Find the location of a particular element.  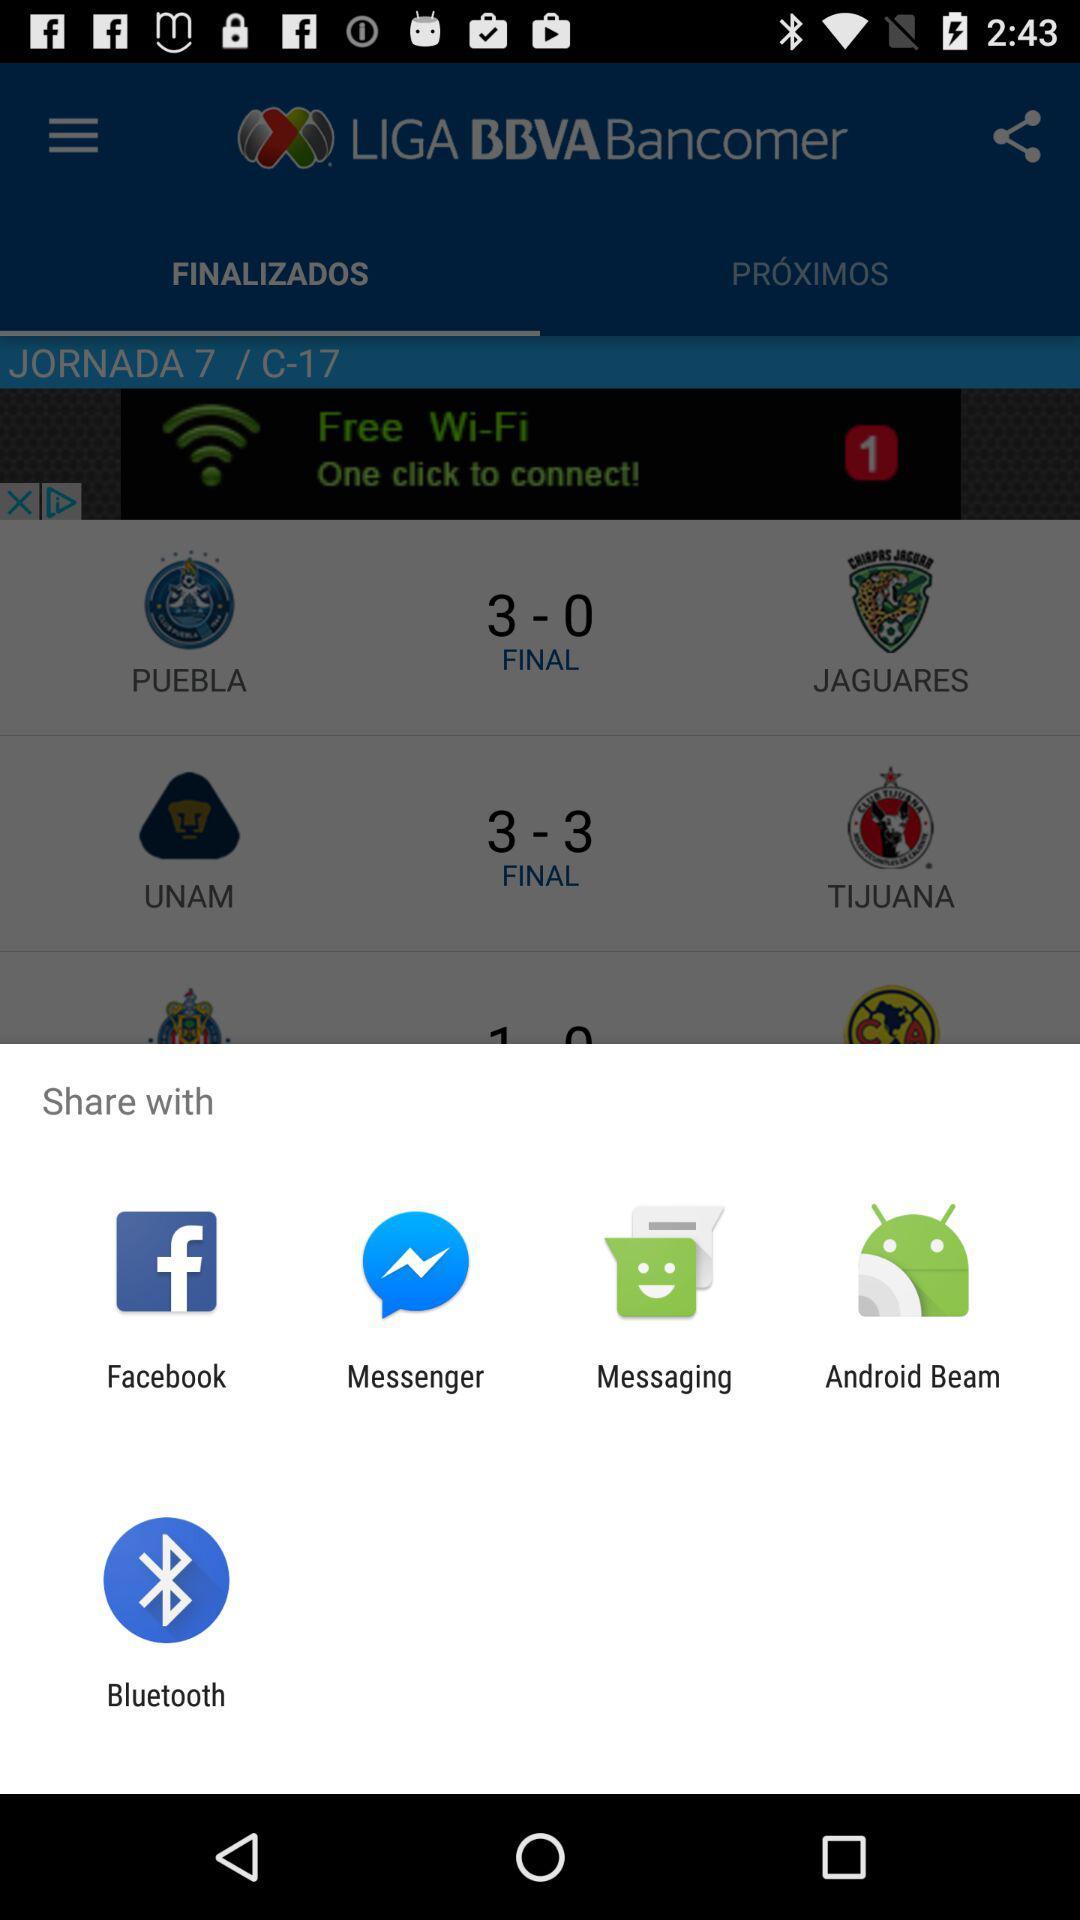

the item to the right of messenger item is located at coordinates (664, 1392).